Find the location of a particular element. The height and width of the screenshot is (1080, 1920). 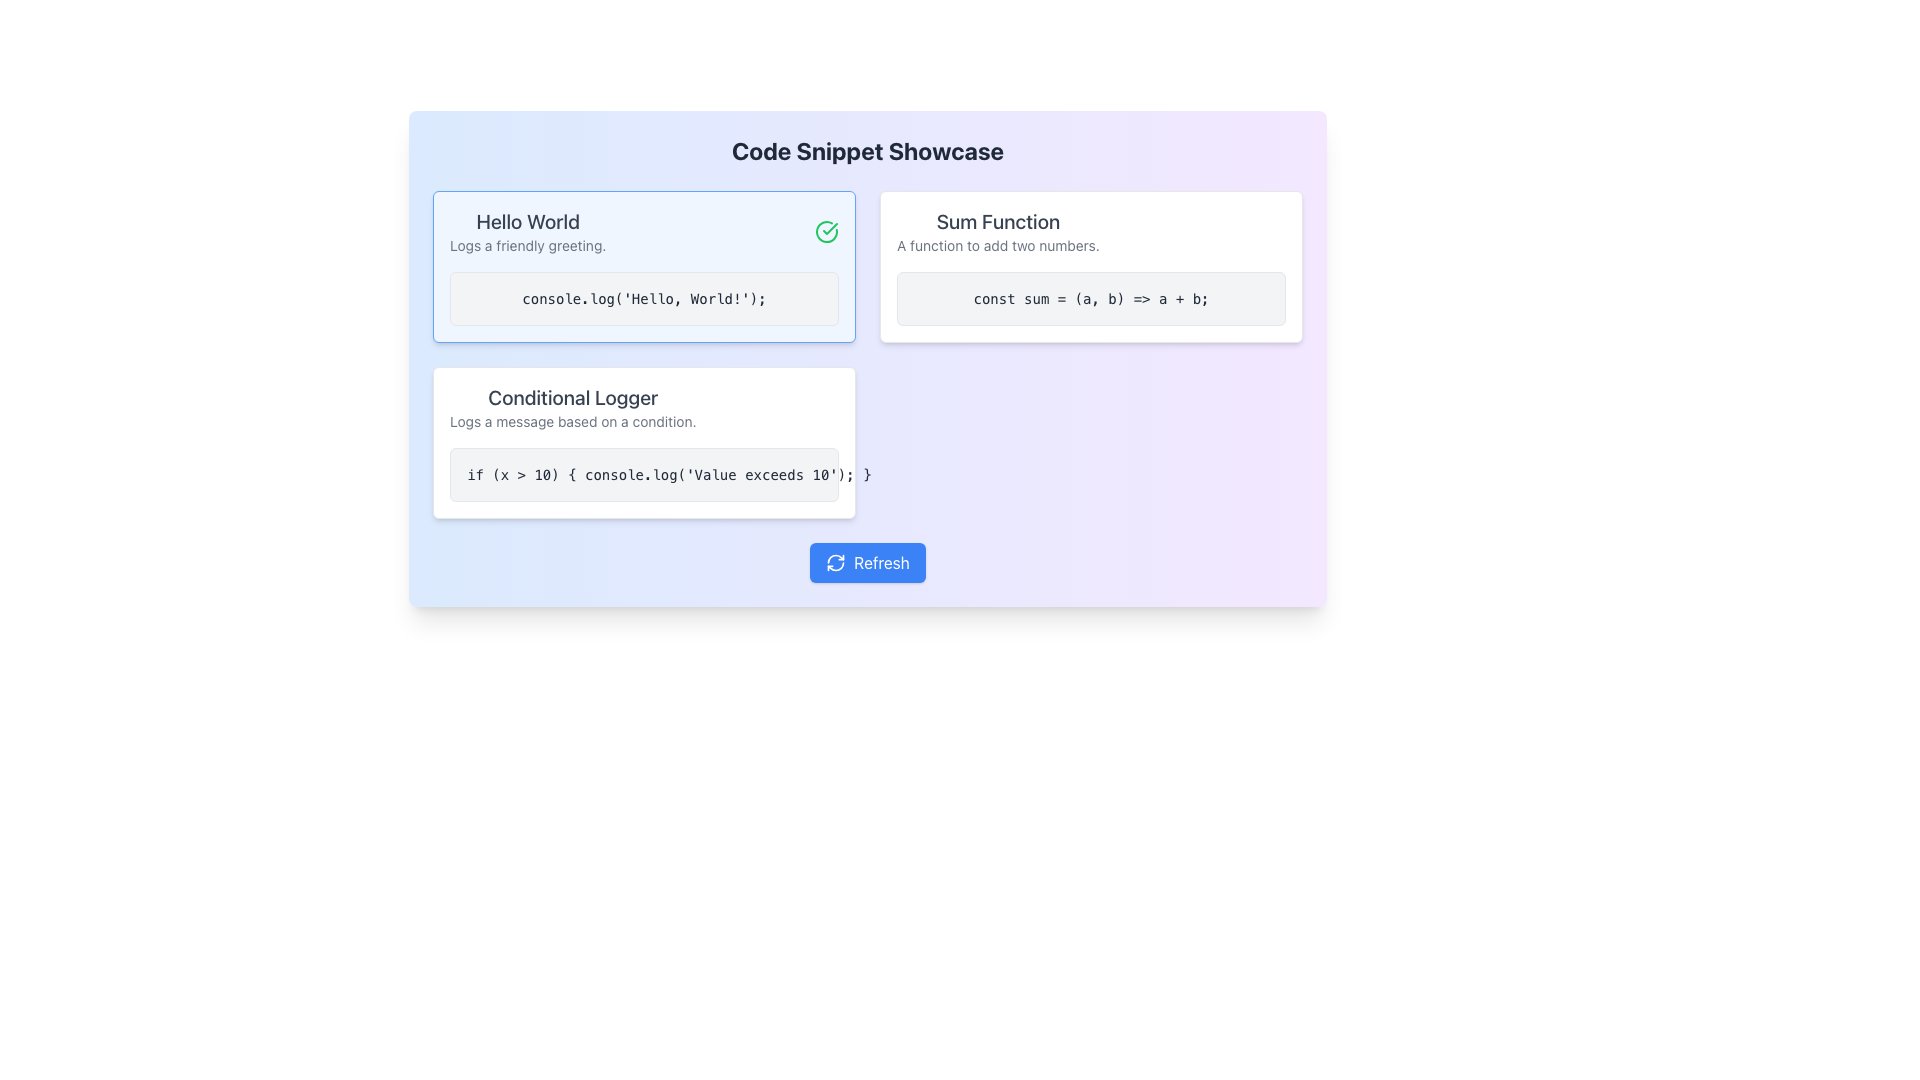

the rounded blue button with white text that says 'Refresh' to observe potential hover effects is located at coordinates (868, 563).